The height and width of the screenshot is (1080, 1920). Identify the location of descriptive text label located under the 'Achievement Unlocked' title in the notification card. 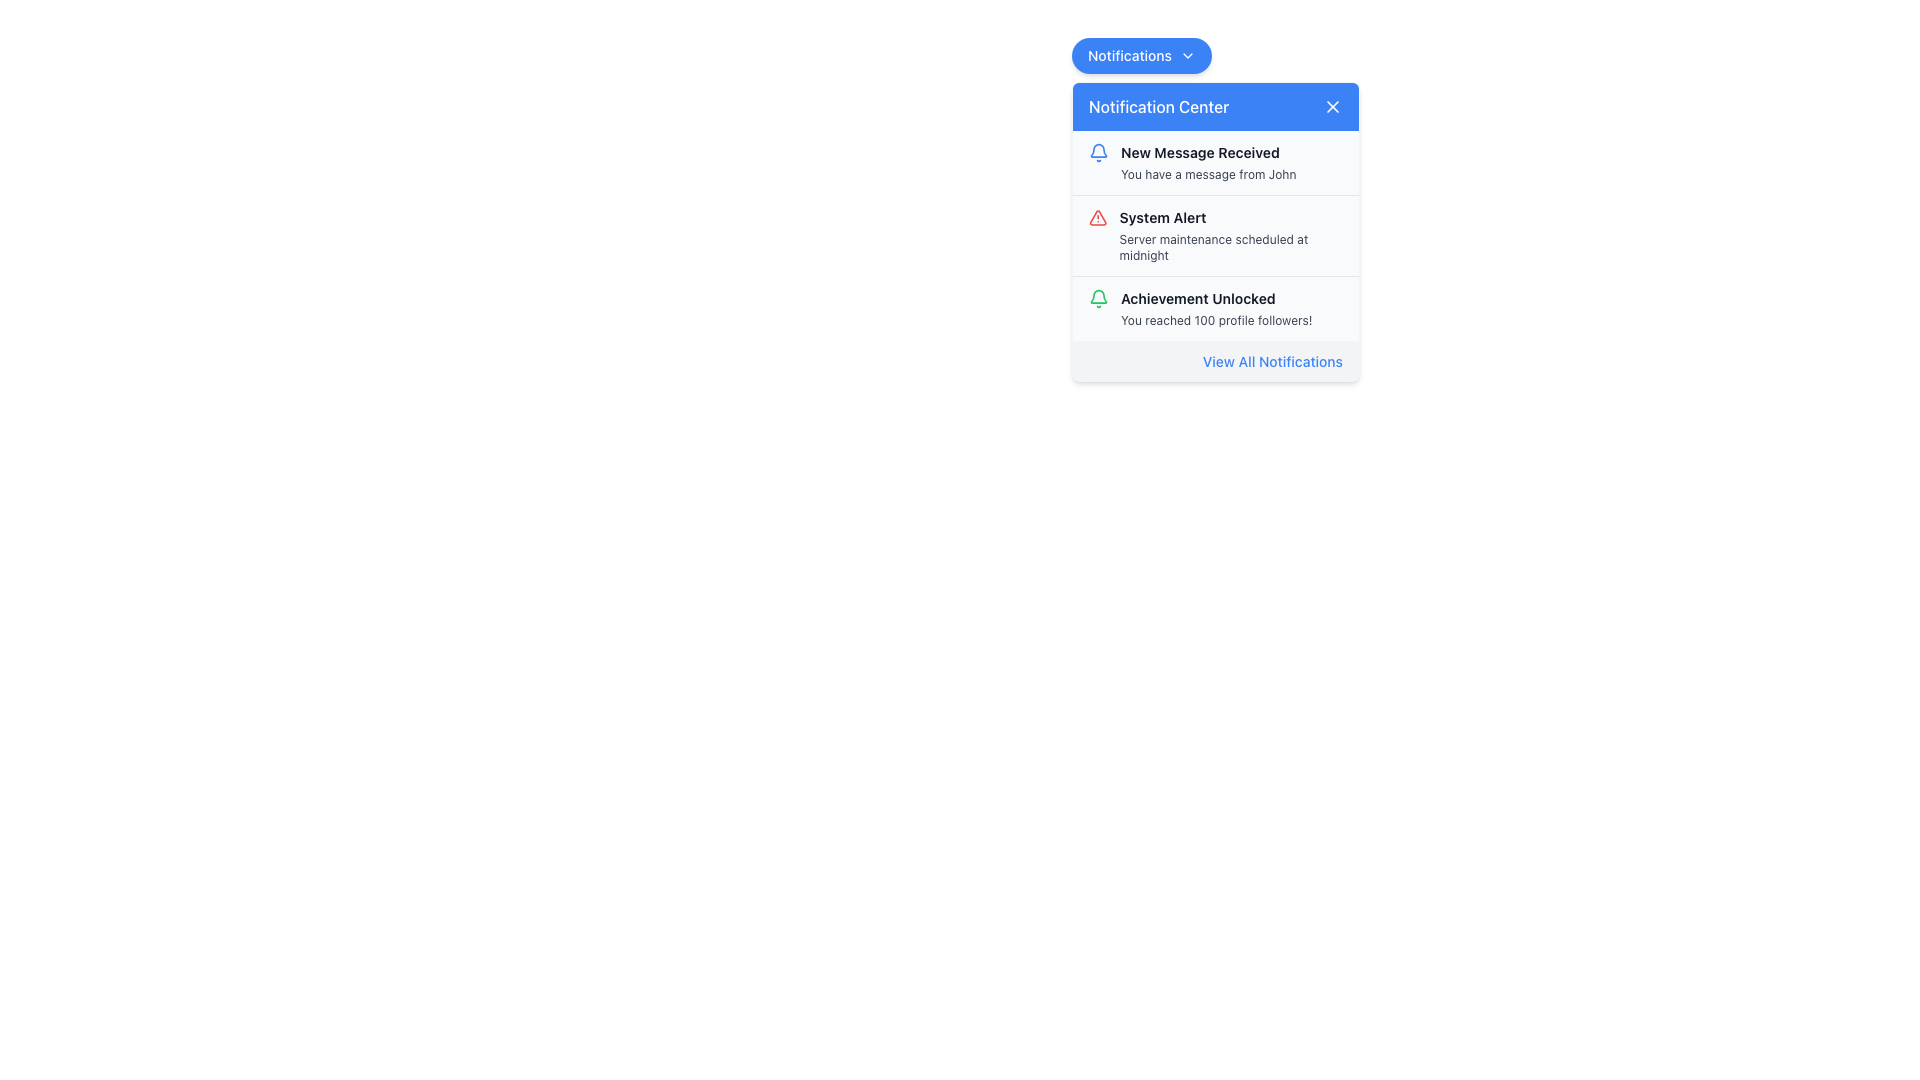
(1215, 319).